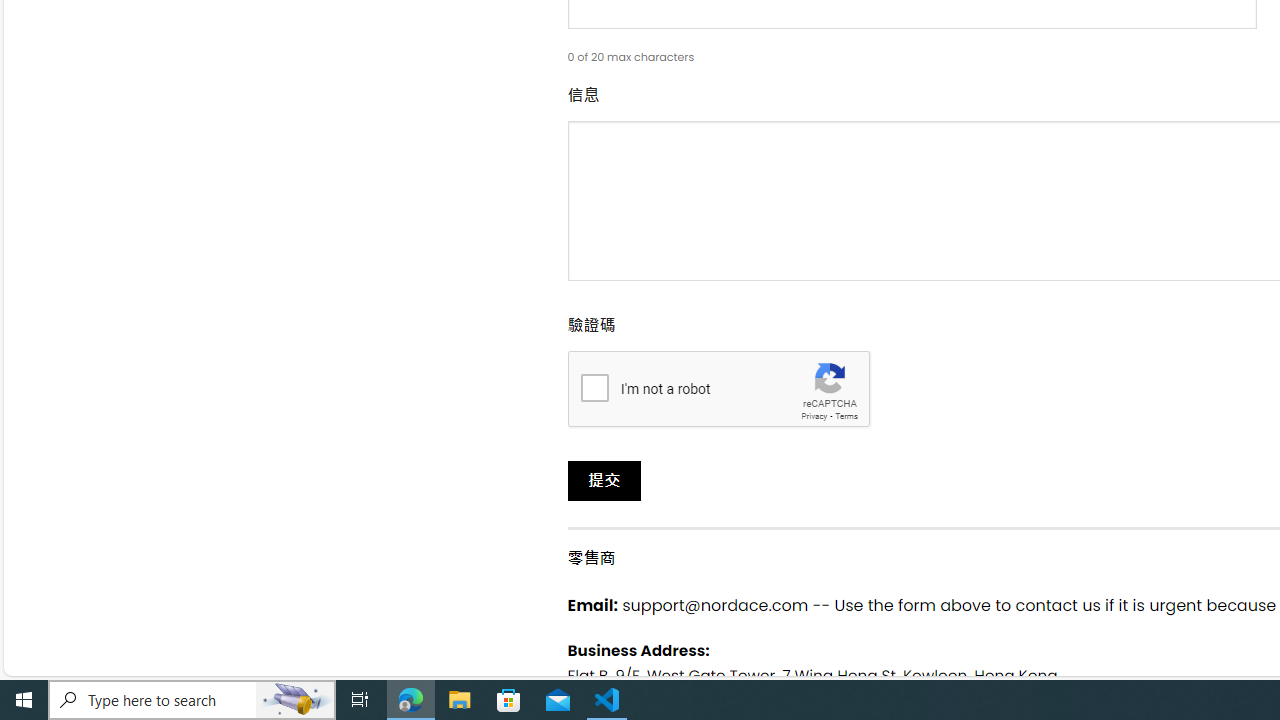 The image size is (1280, 720). Describe the element at coordinates (814, 415) in the screenshot. I see `'Privacy'` at that location.